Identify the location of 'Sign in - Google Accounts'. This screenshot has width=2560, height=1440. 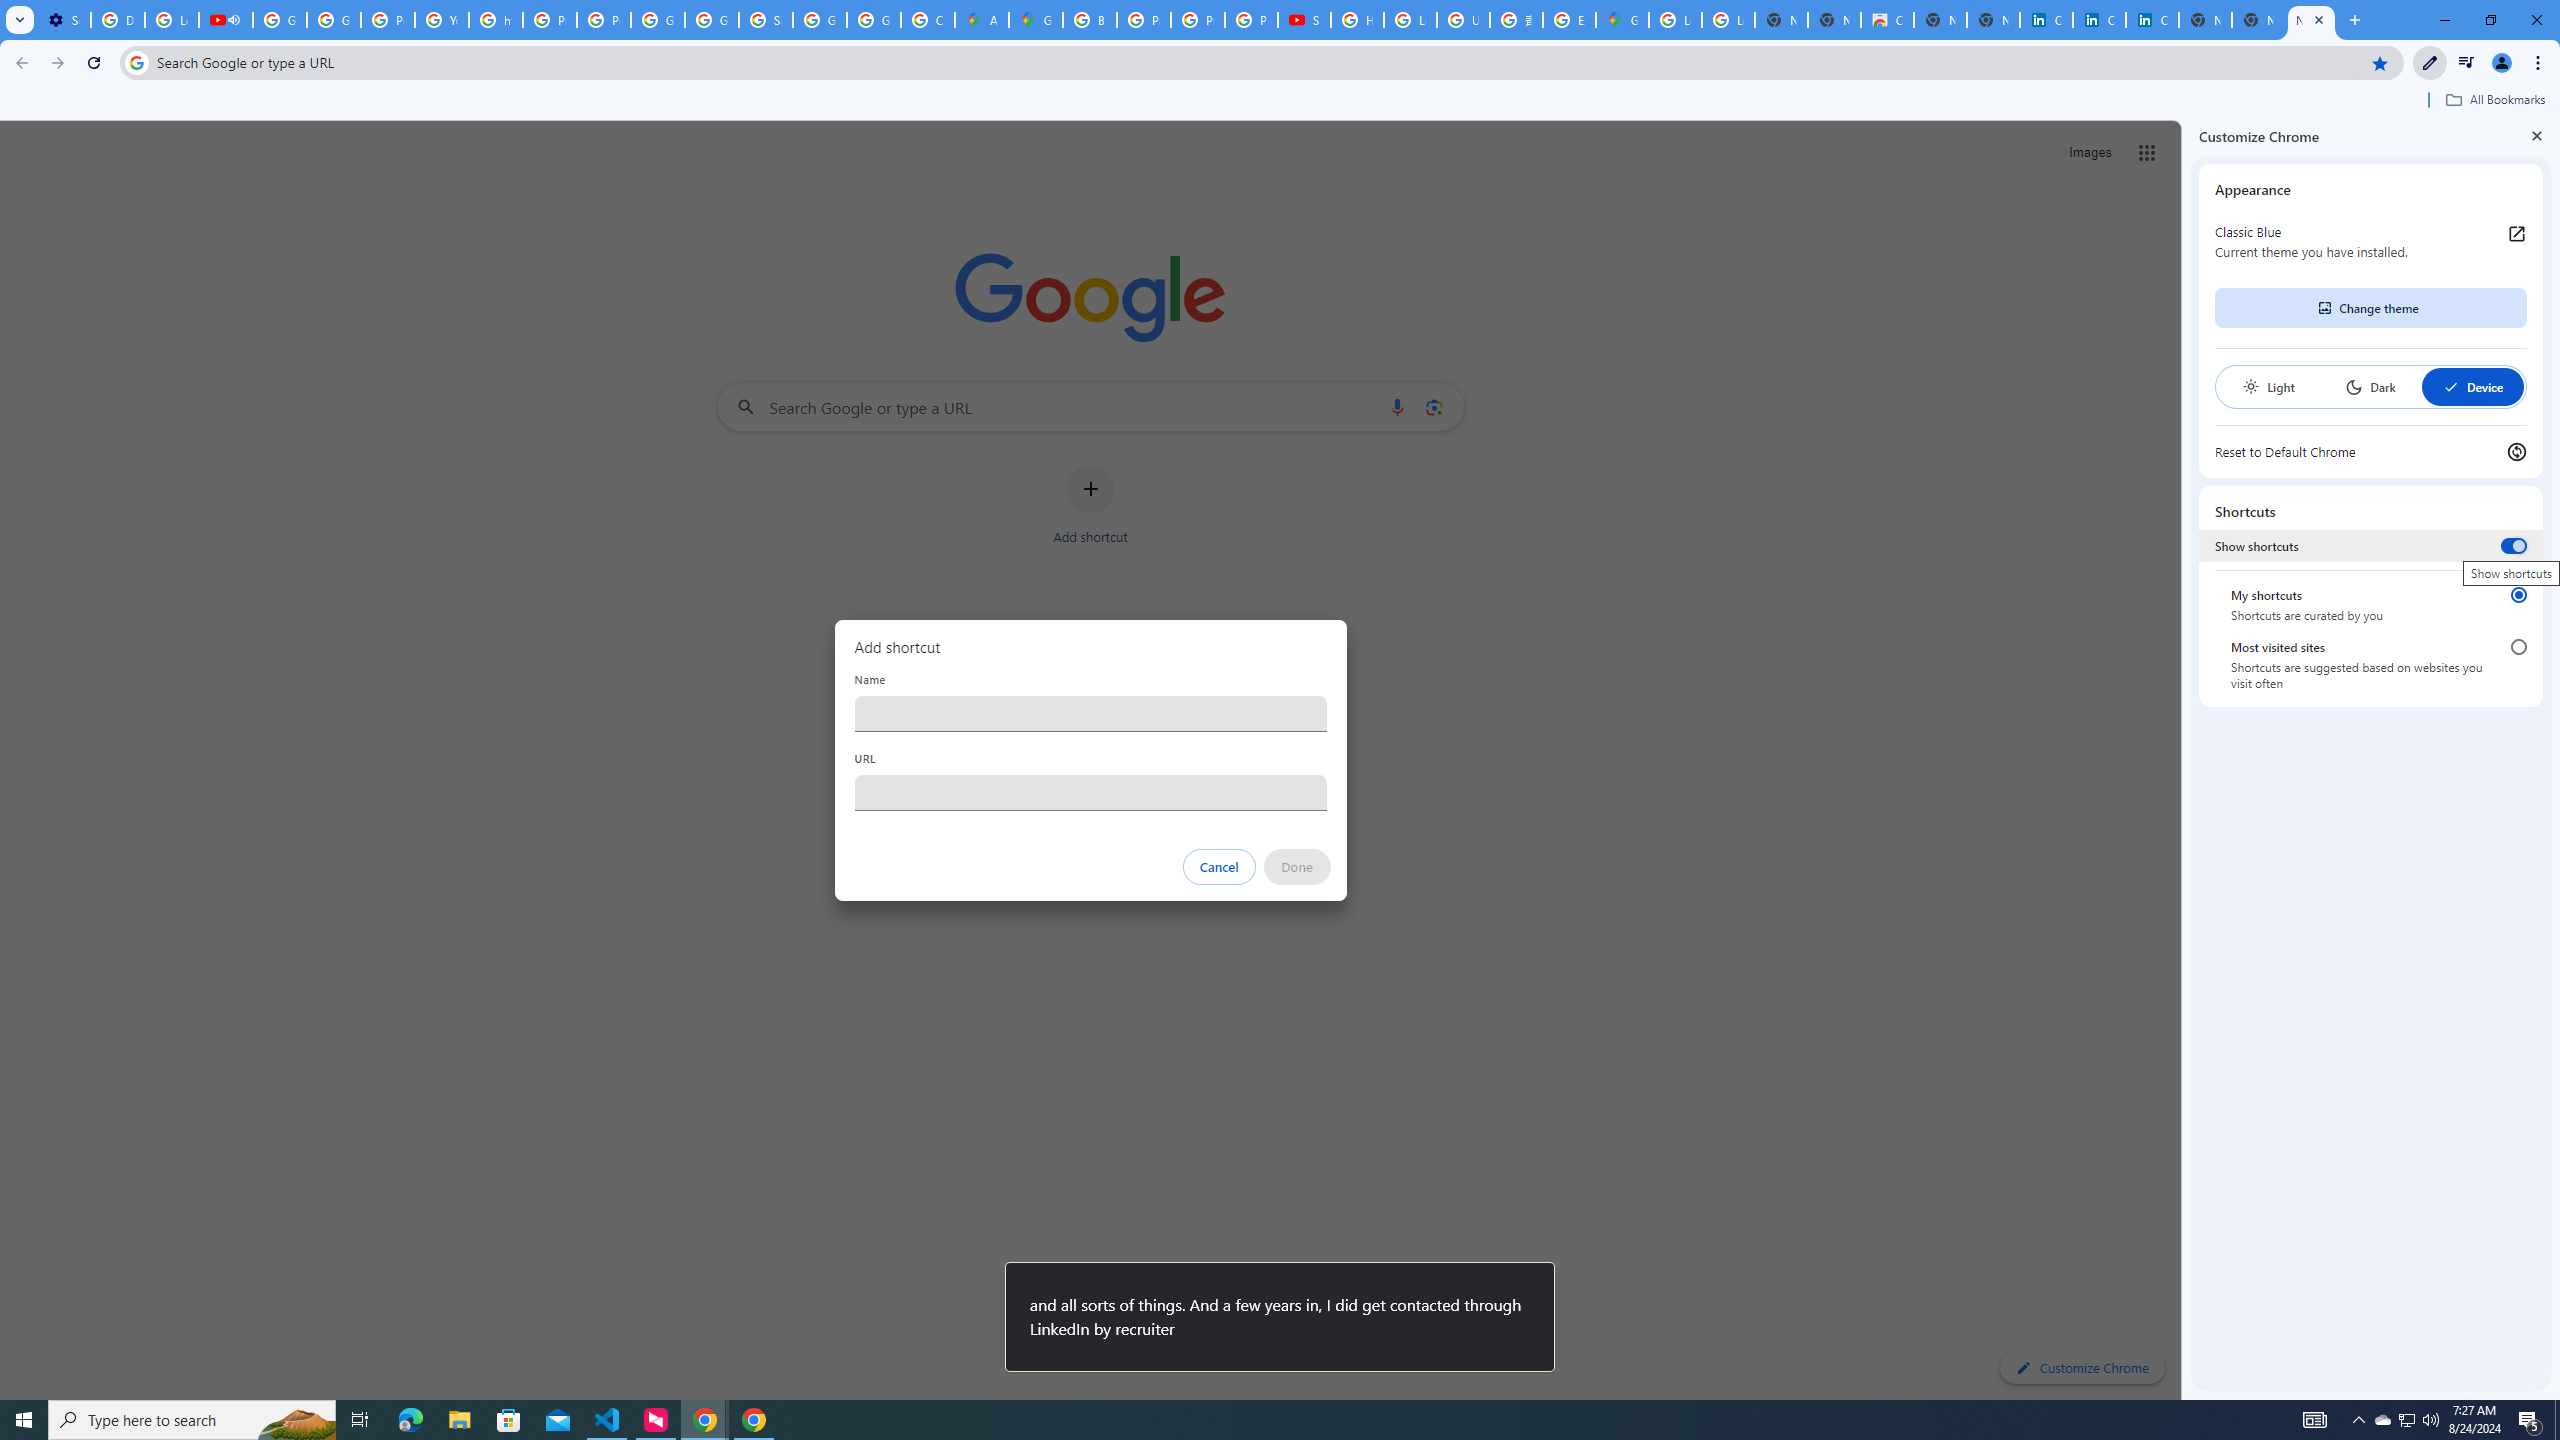
(765, 19).